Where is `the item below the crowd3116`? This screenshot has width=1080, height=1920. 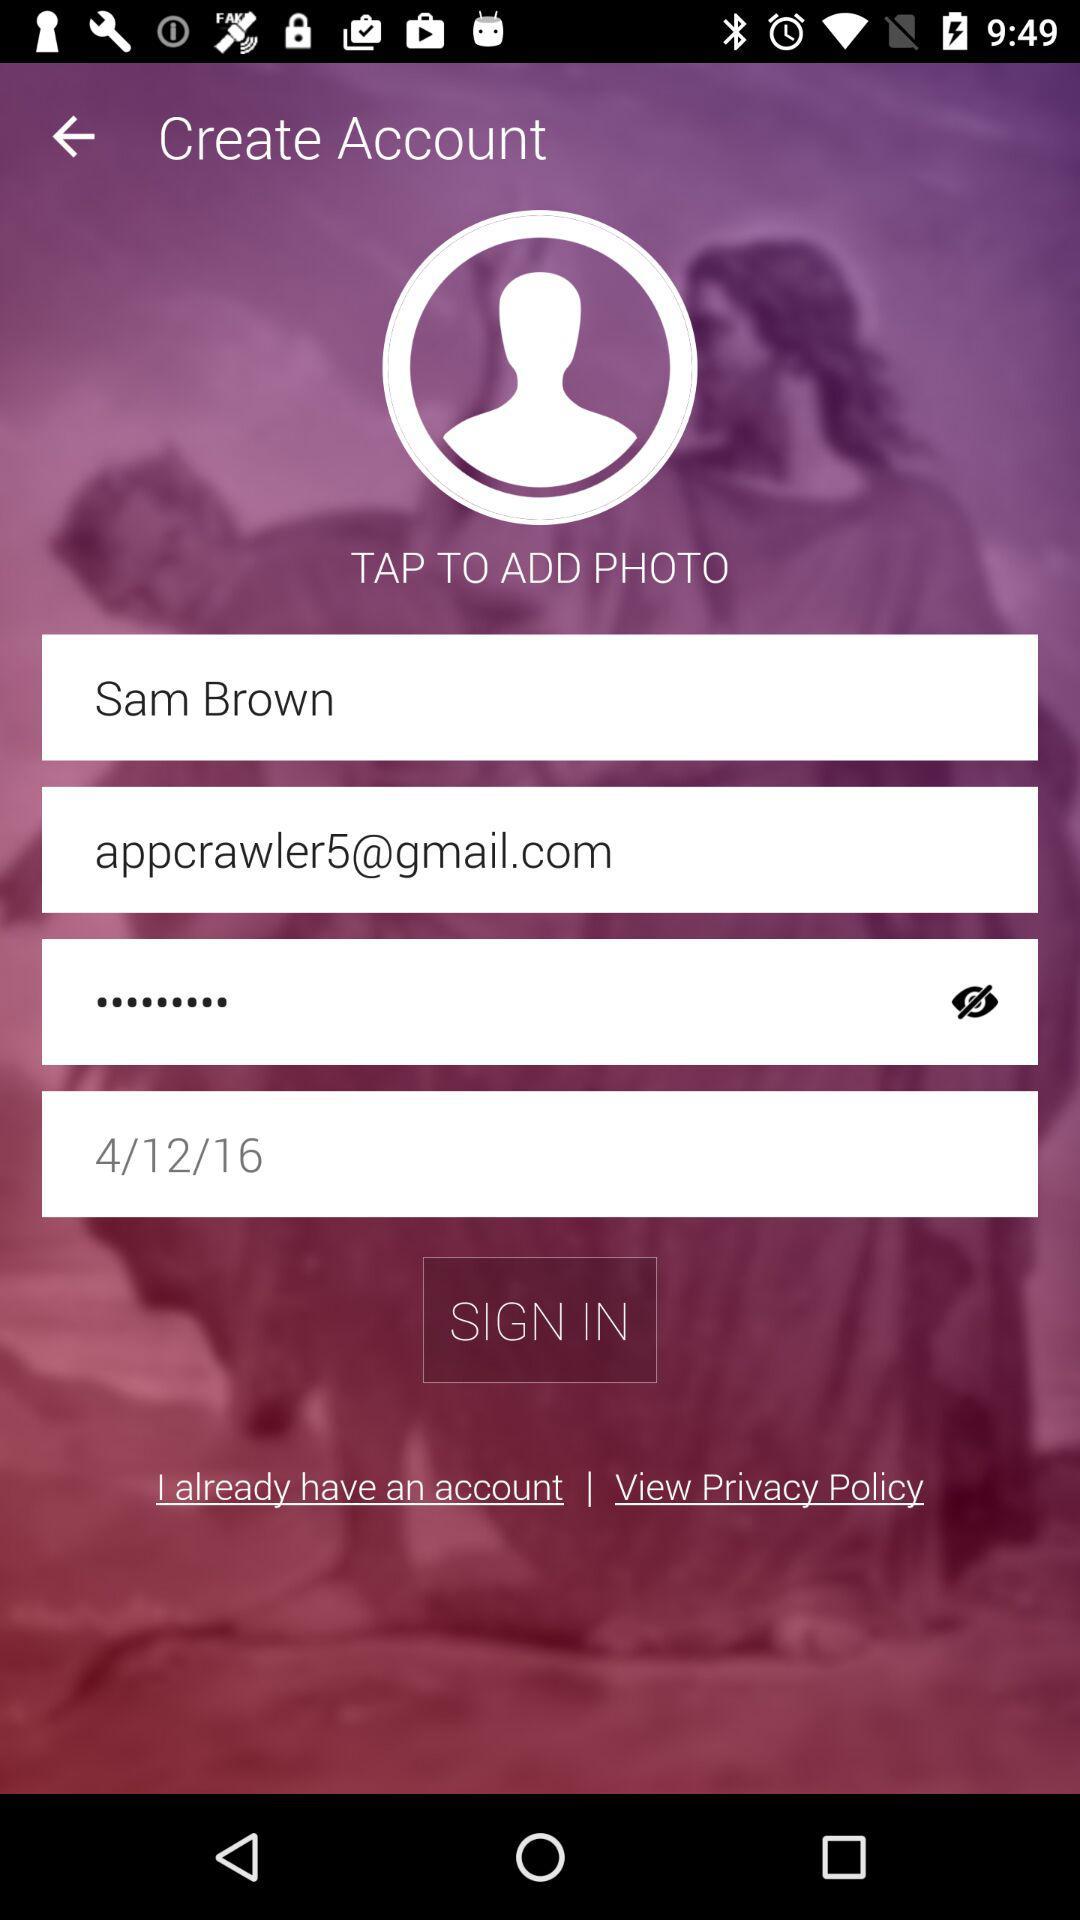 the item below the crowd3116 is located at coordinates (540, 1154).